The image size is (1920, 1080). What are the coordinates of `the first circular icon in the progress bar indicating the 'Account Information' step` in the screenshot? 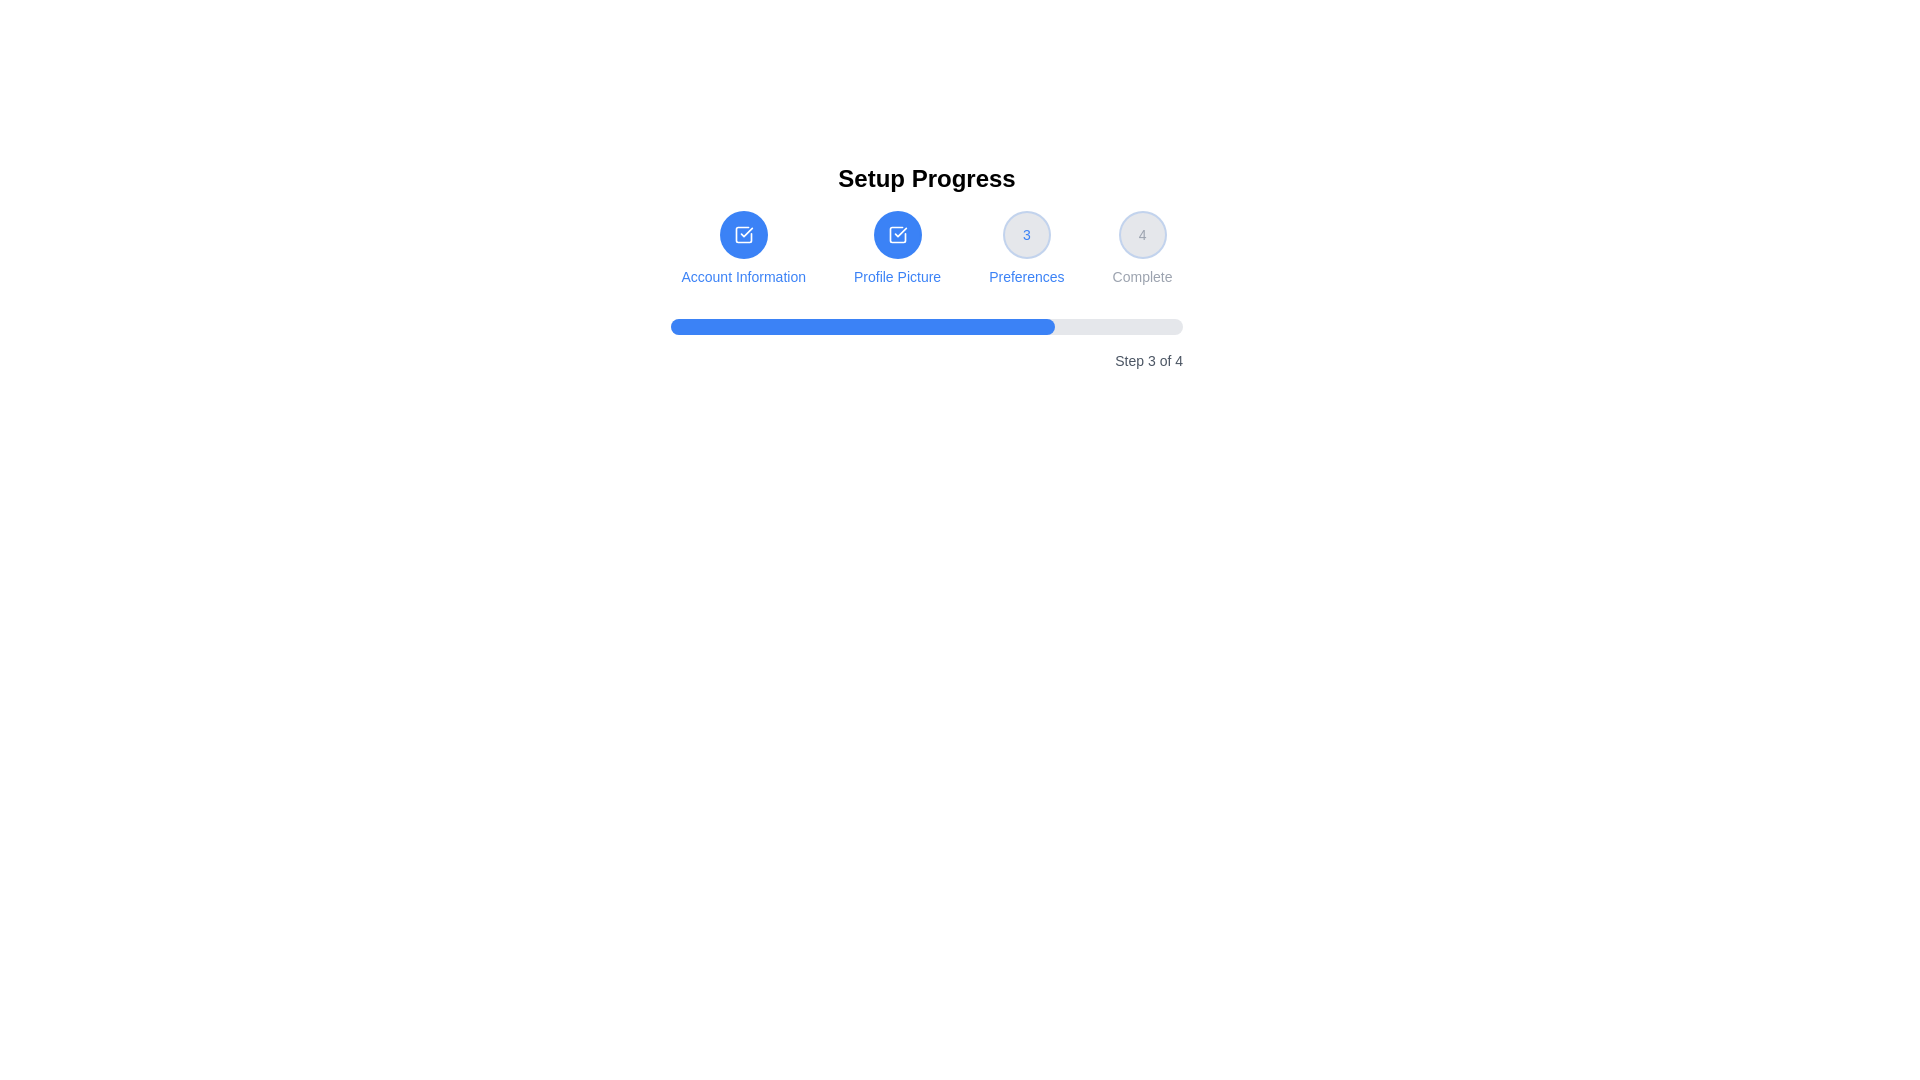 It's located at (742, 234).